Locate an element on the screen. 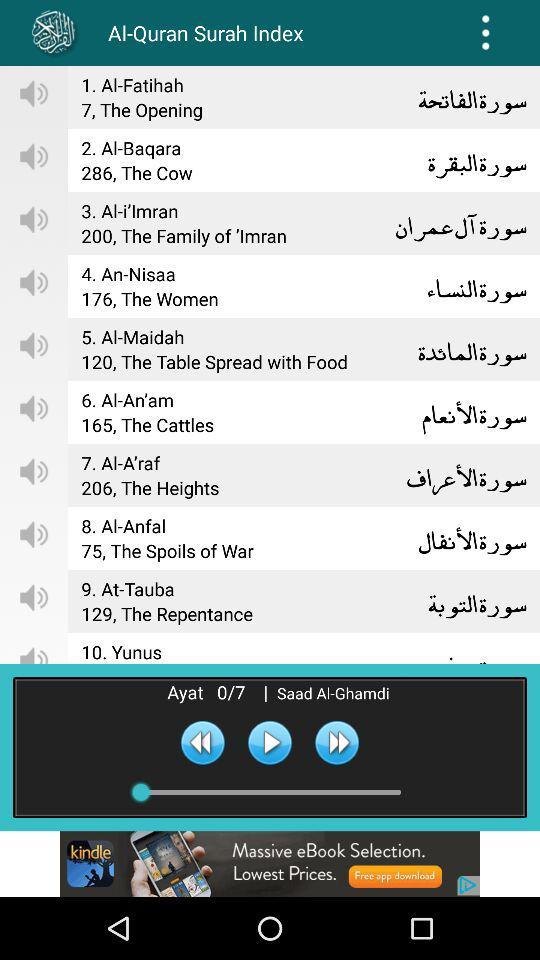  rewind button is located at coordinates (202, 741).